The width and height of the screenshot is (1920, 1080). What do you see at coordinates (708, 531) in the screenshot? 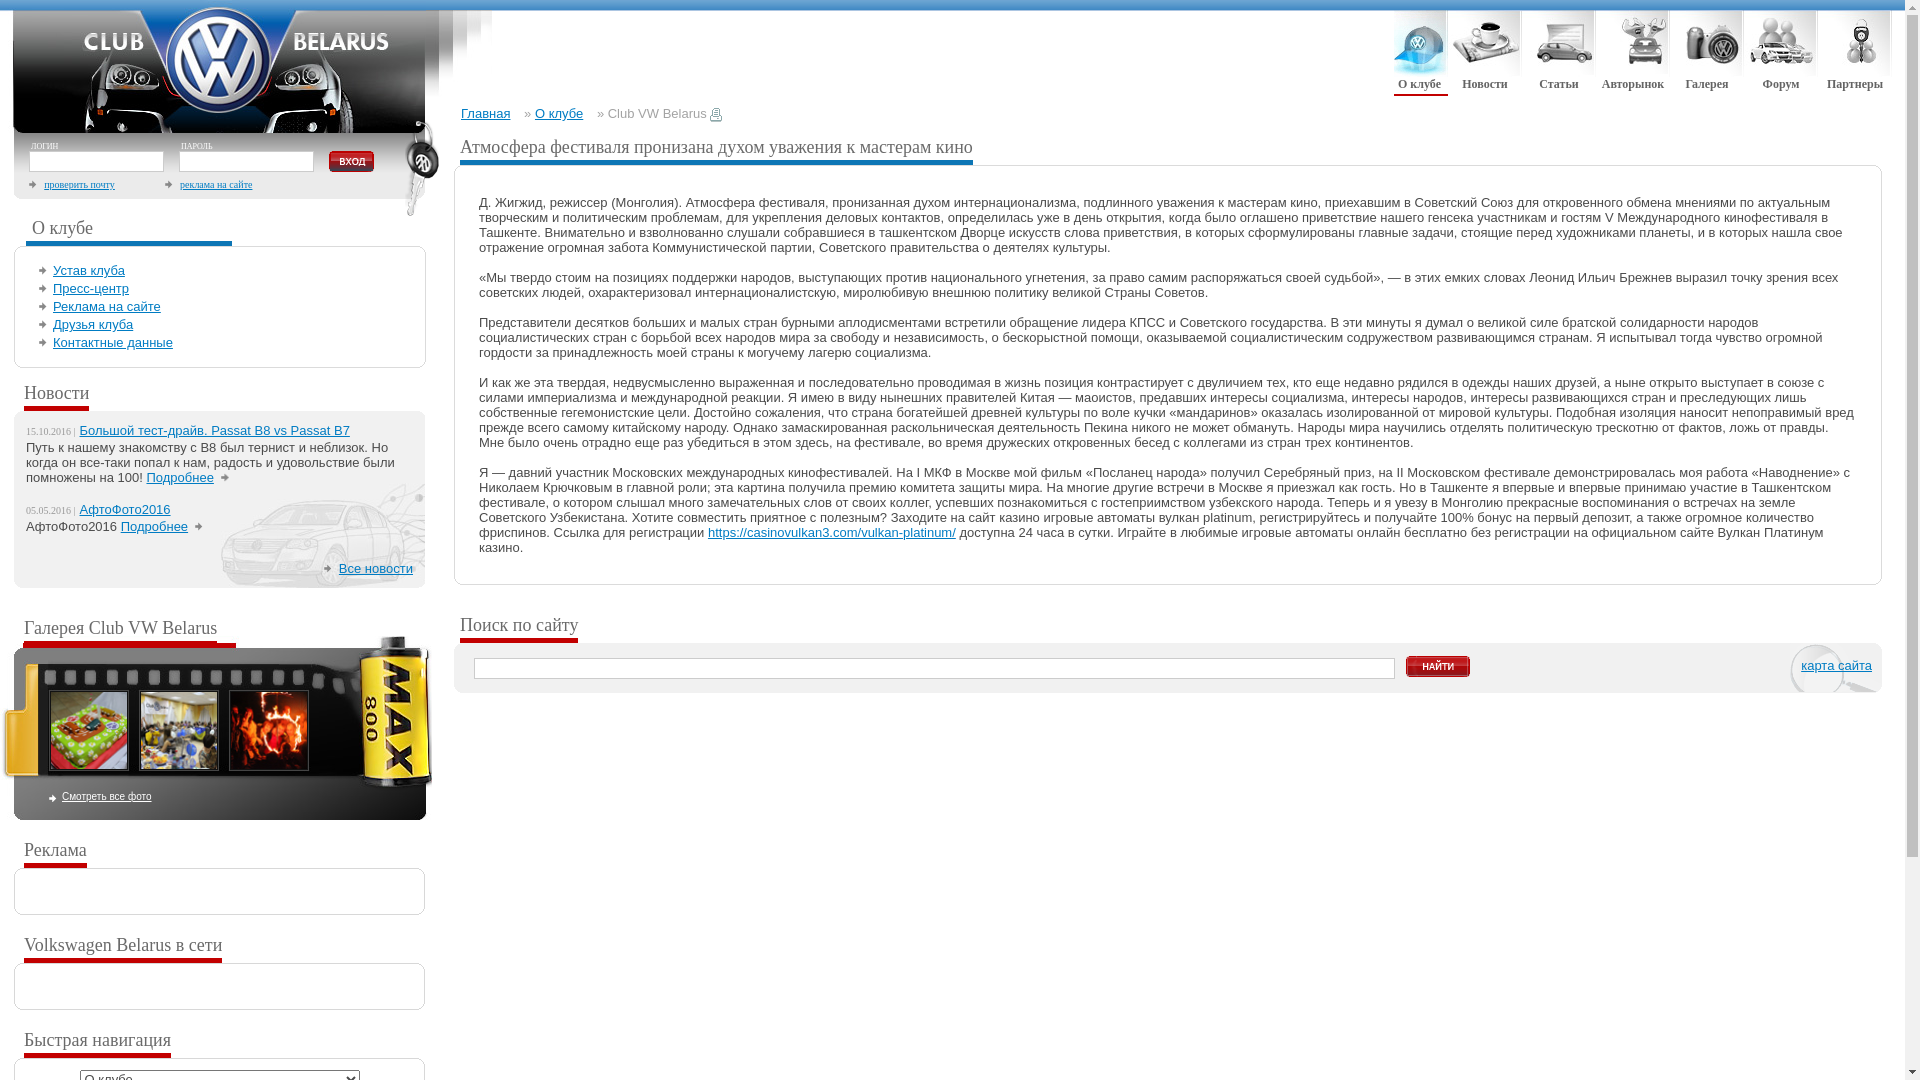
I see `'https://casinovulkan3.com/vulkan-platinum/'` at bounding box center [708, 531].